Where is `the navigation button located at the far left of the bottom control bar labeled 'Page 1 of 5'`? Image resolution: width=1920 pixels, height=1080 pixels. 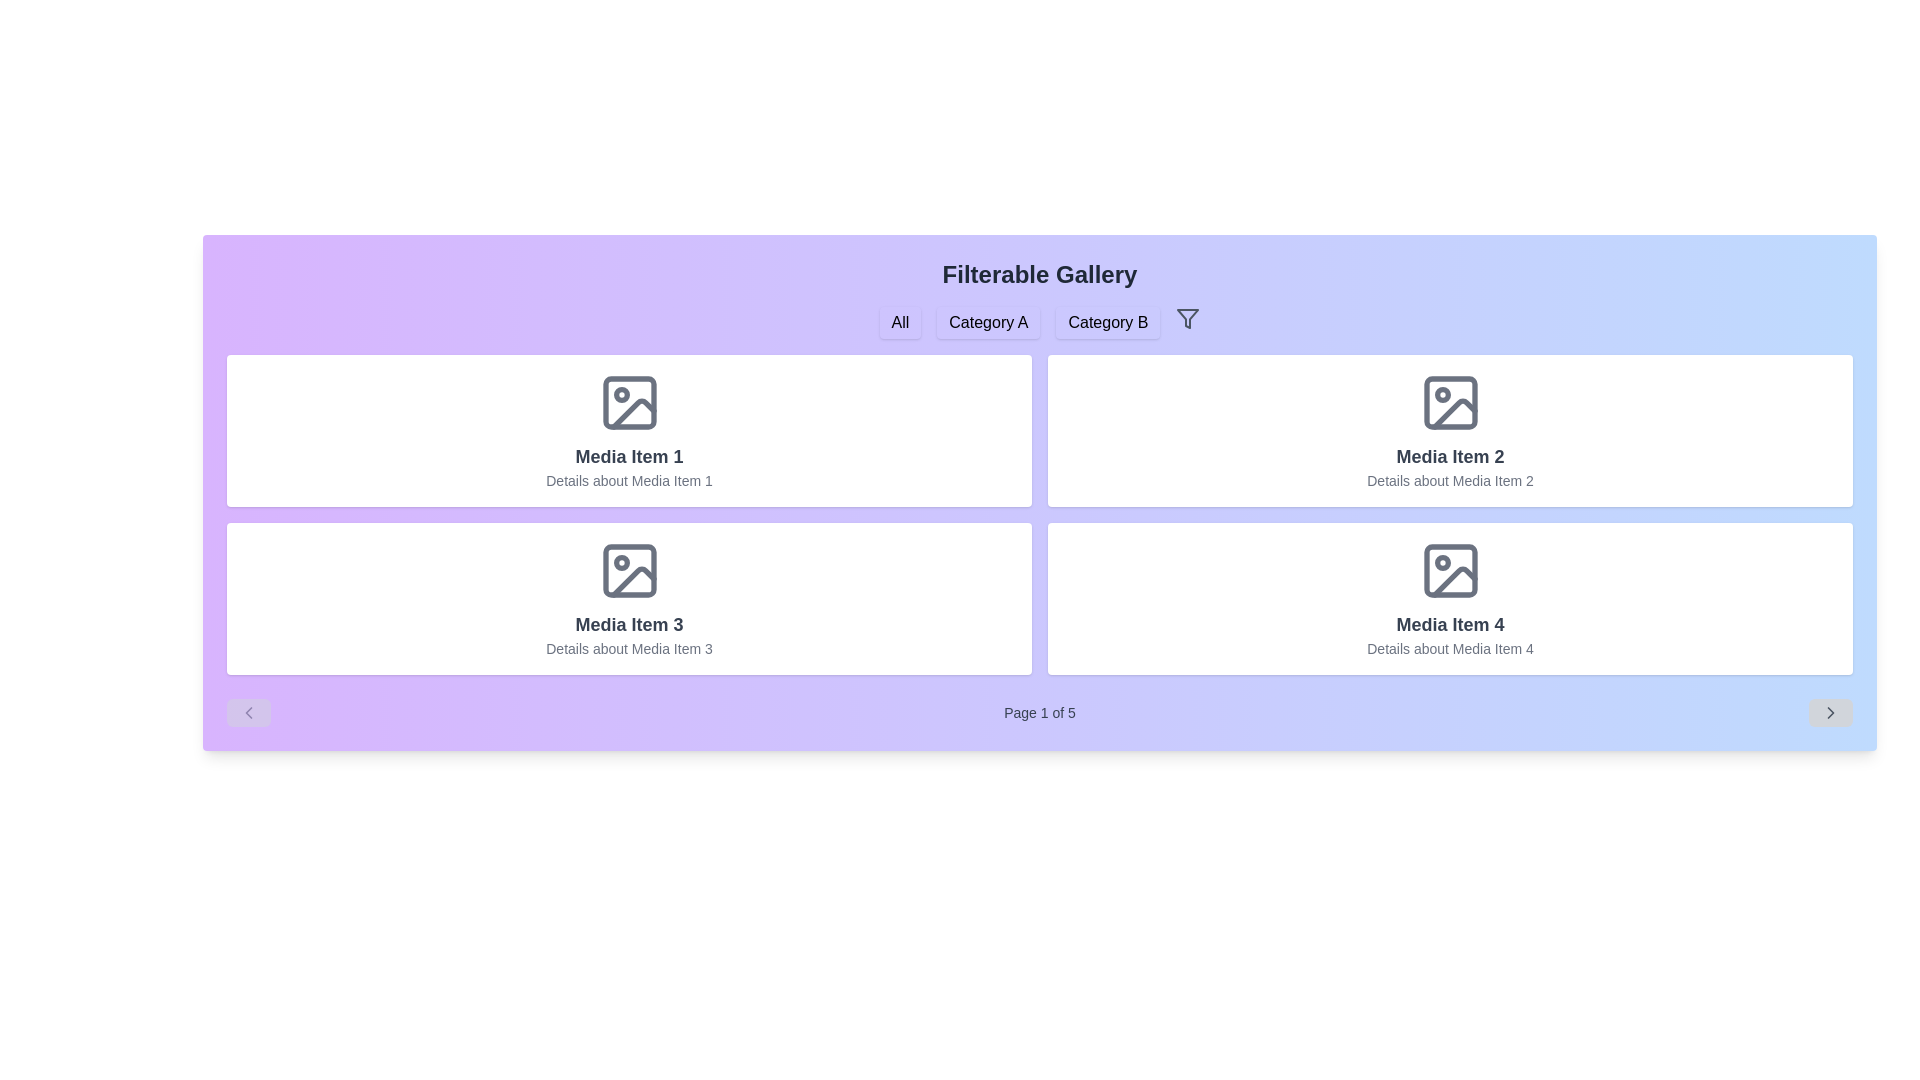
the navigation button located at the far left of the bottom control bar labeled 'Page 1 of 5' is located at coordinates (248, 712).